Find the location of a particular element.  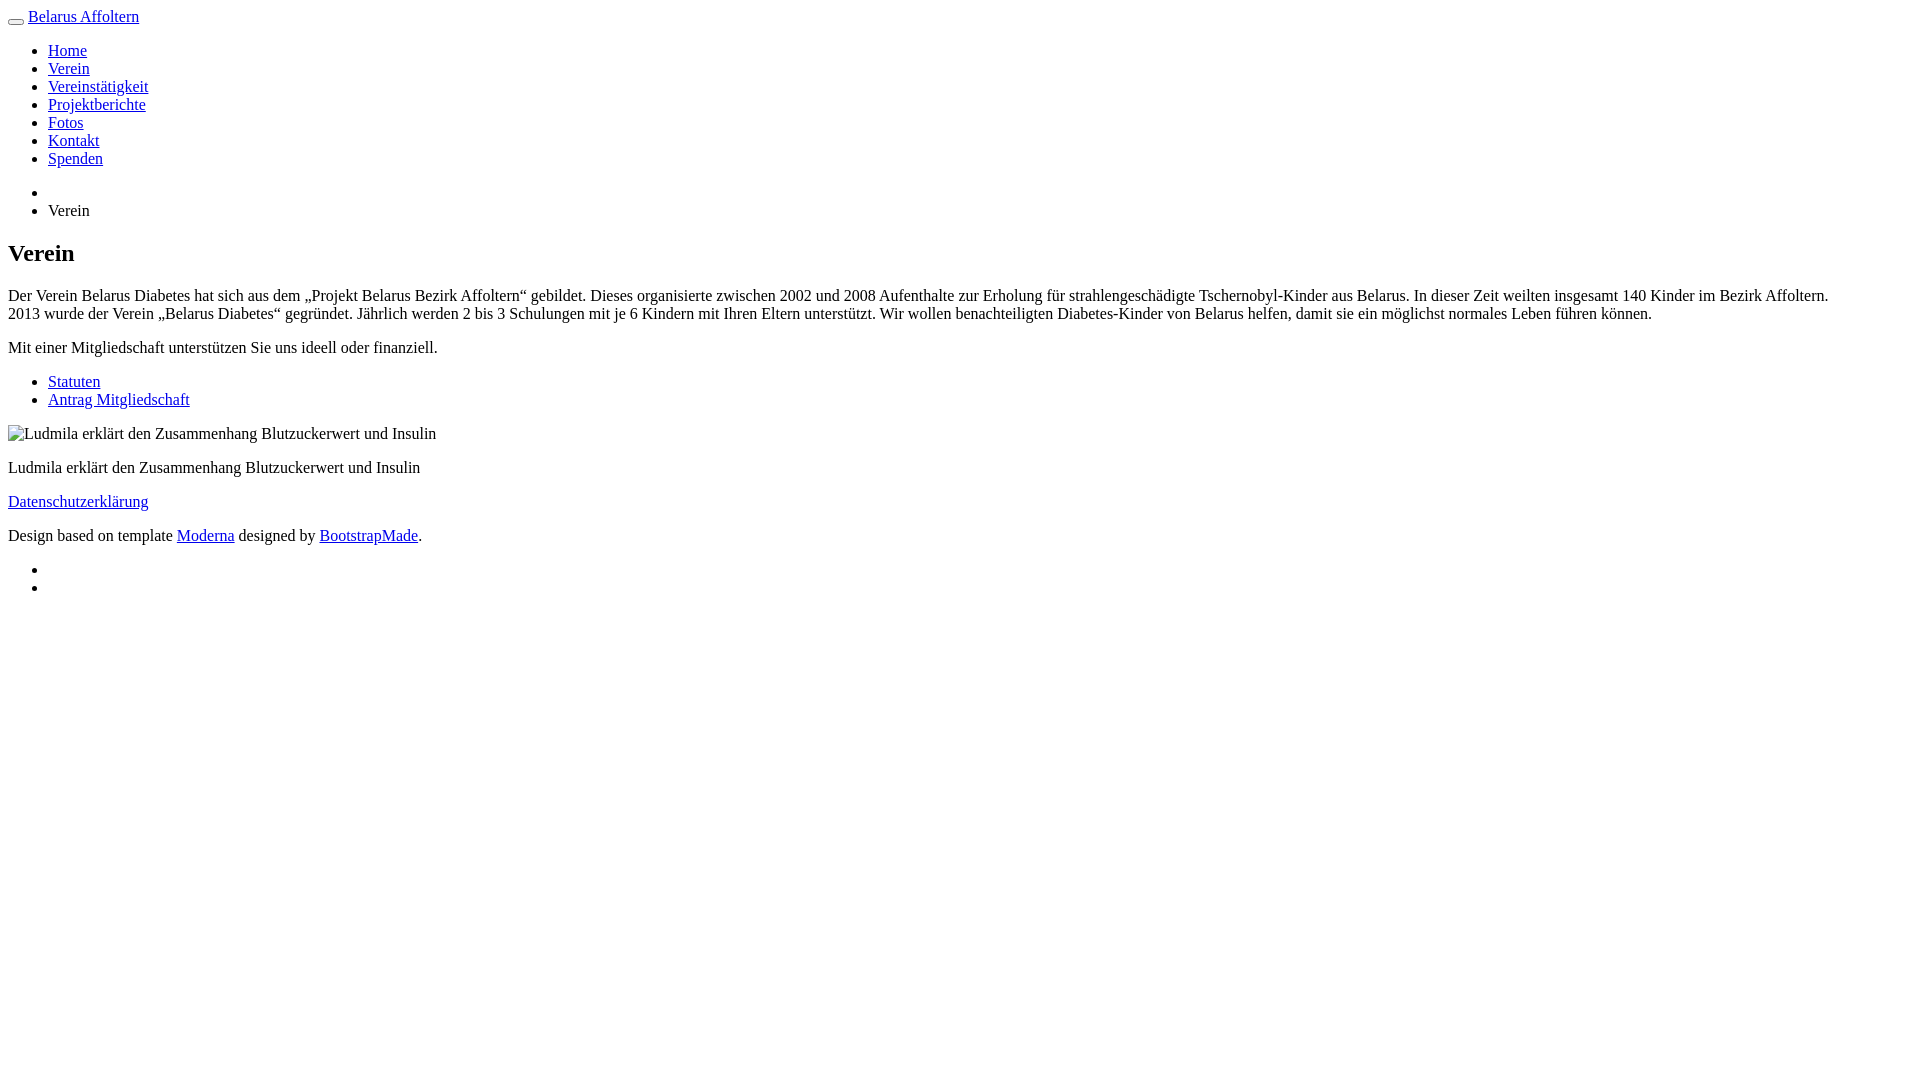

'Moderna' is located at coordinates (206, 534).